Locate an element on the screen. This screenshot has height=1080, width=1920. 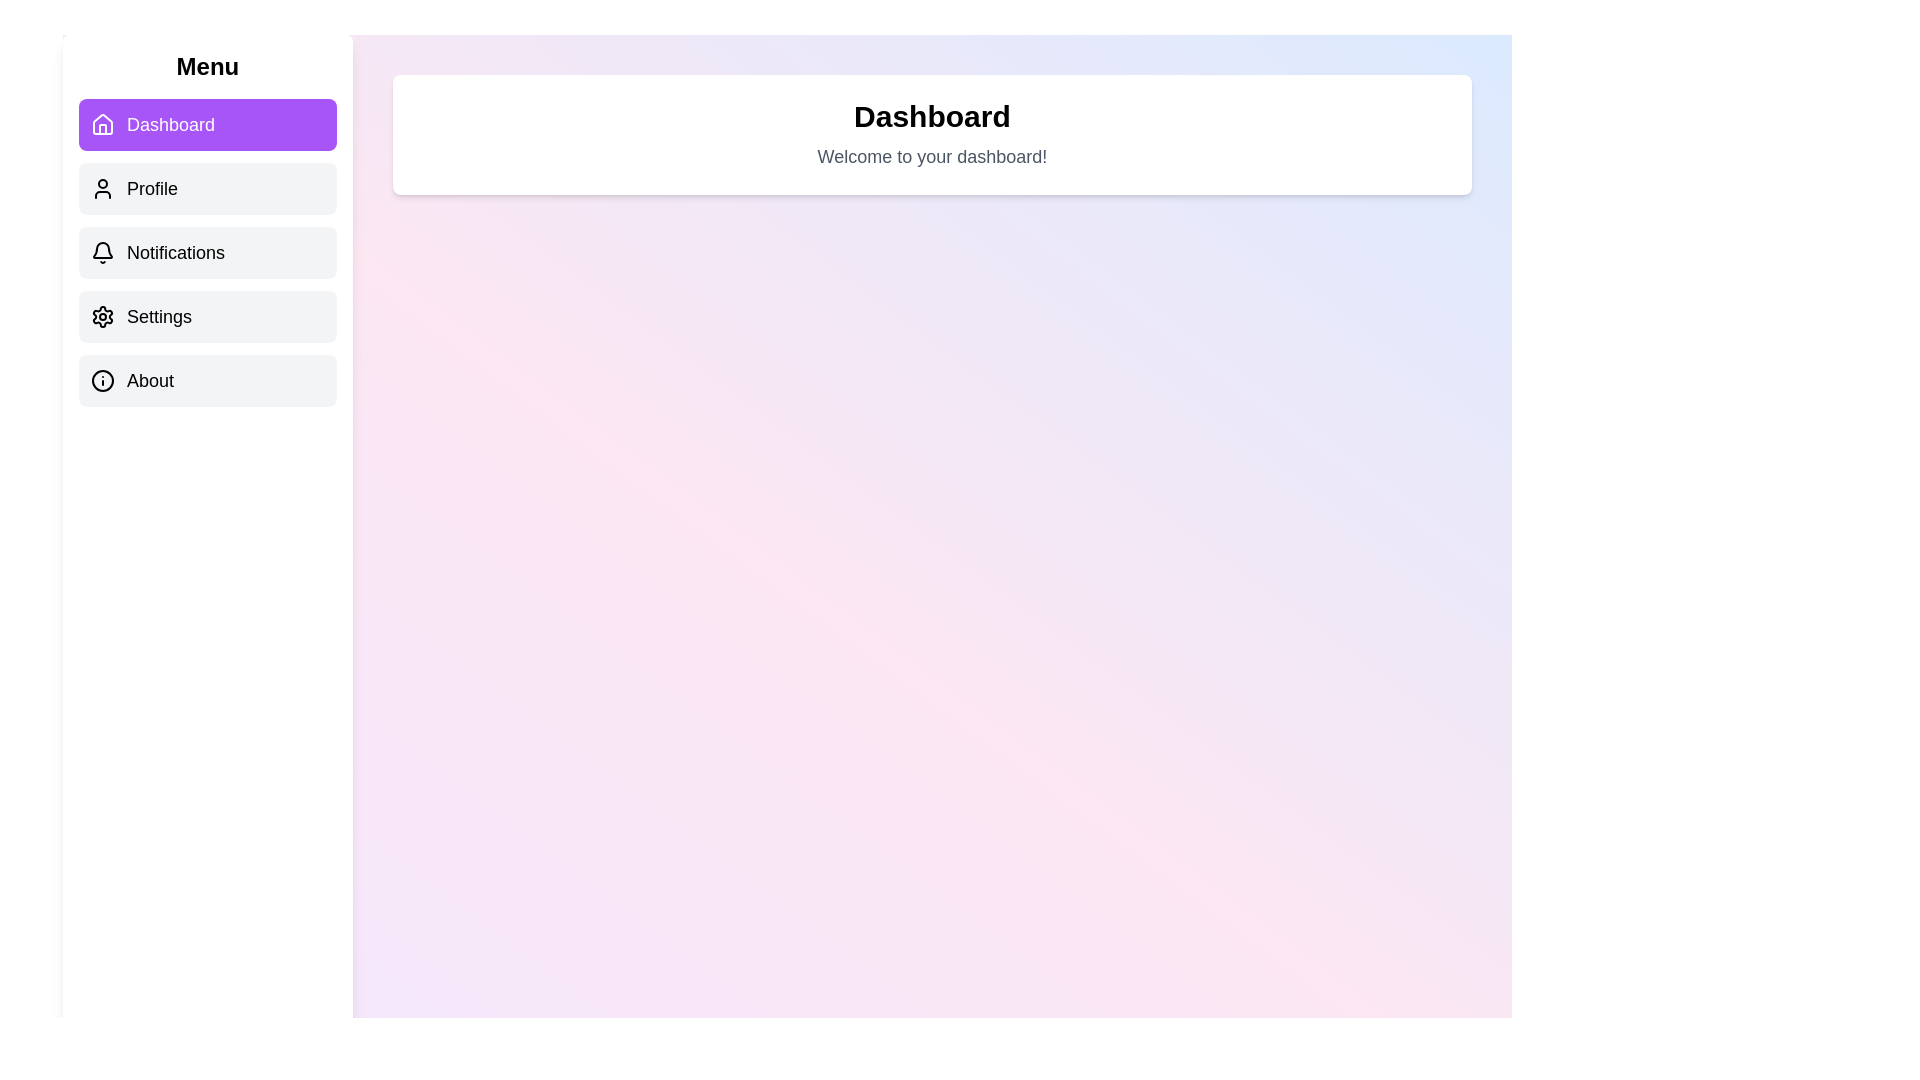
the menu item Notifications to view its content is located at coordinates (207, 252).